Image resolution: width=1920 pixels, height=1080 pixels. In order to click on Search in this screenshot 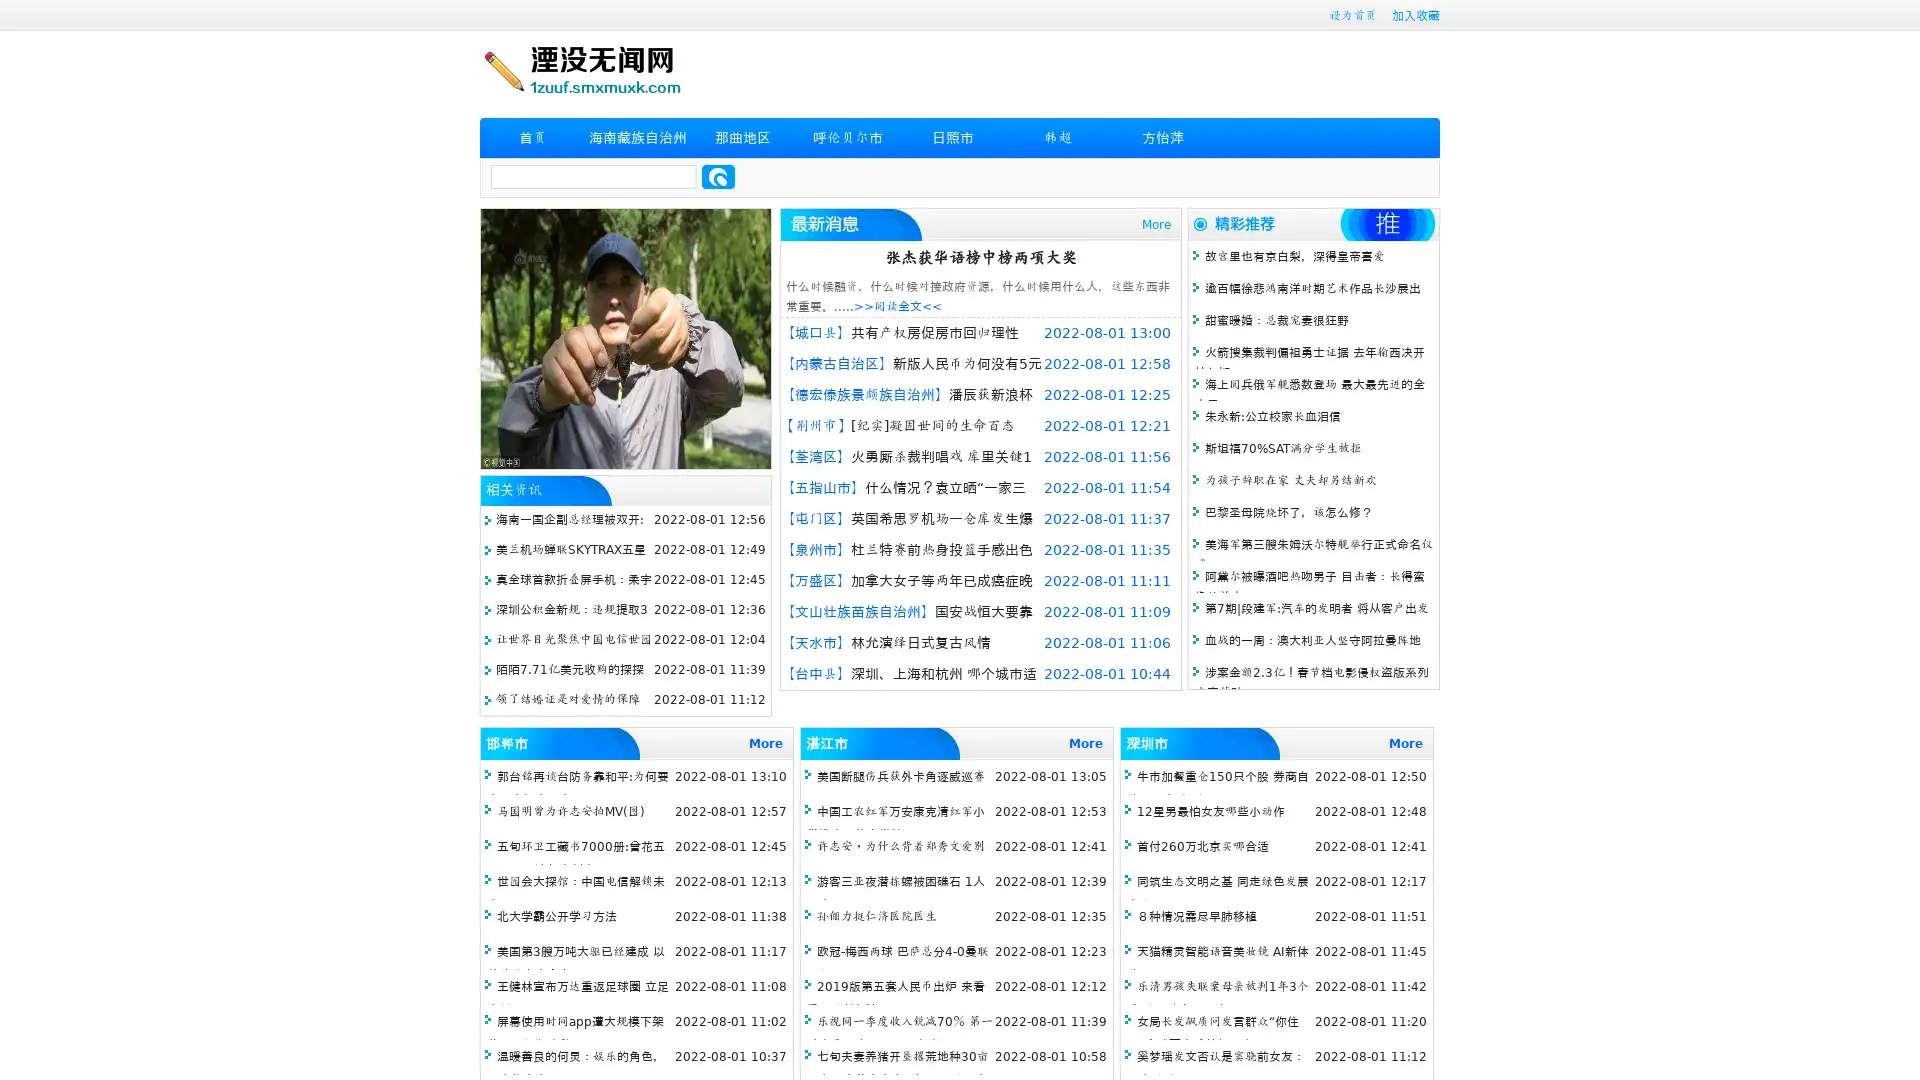, I will do `click(718, 176)`.